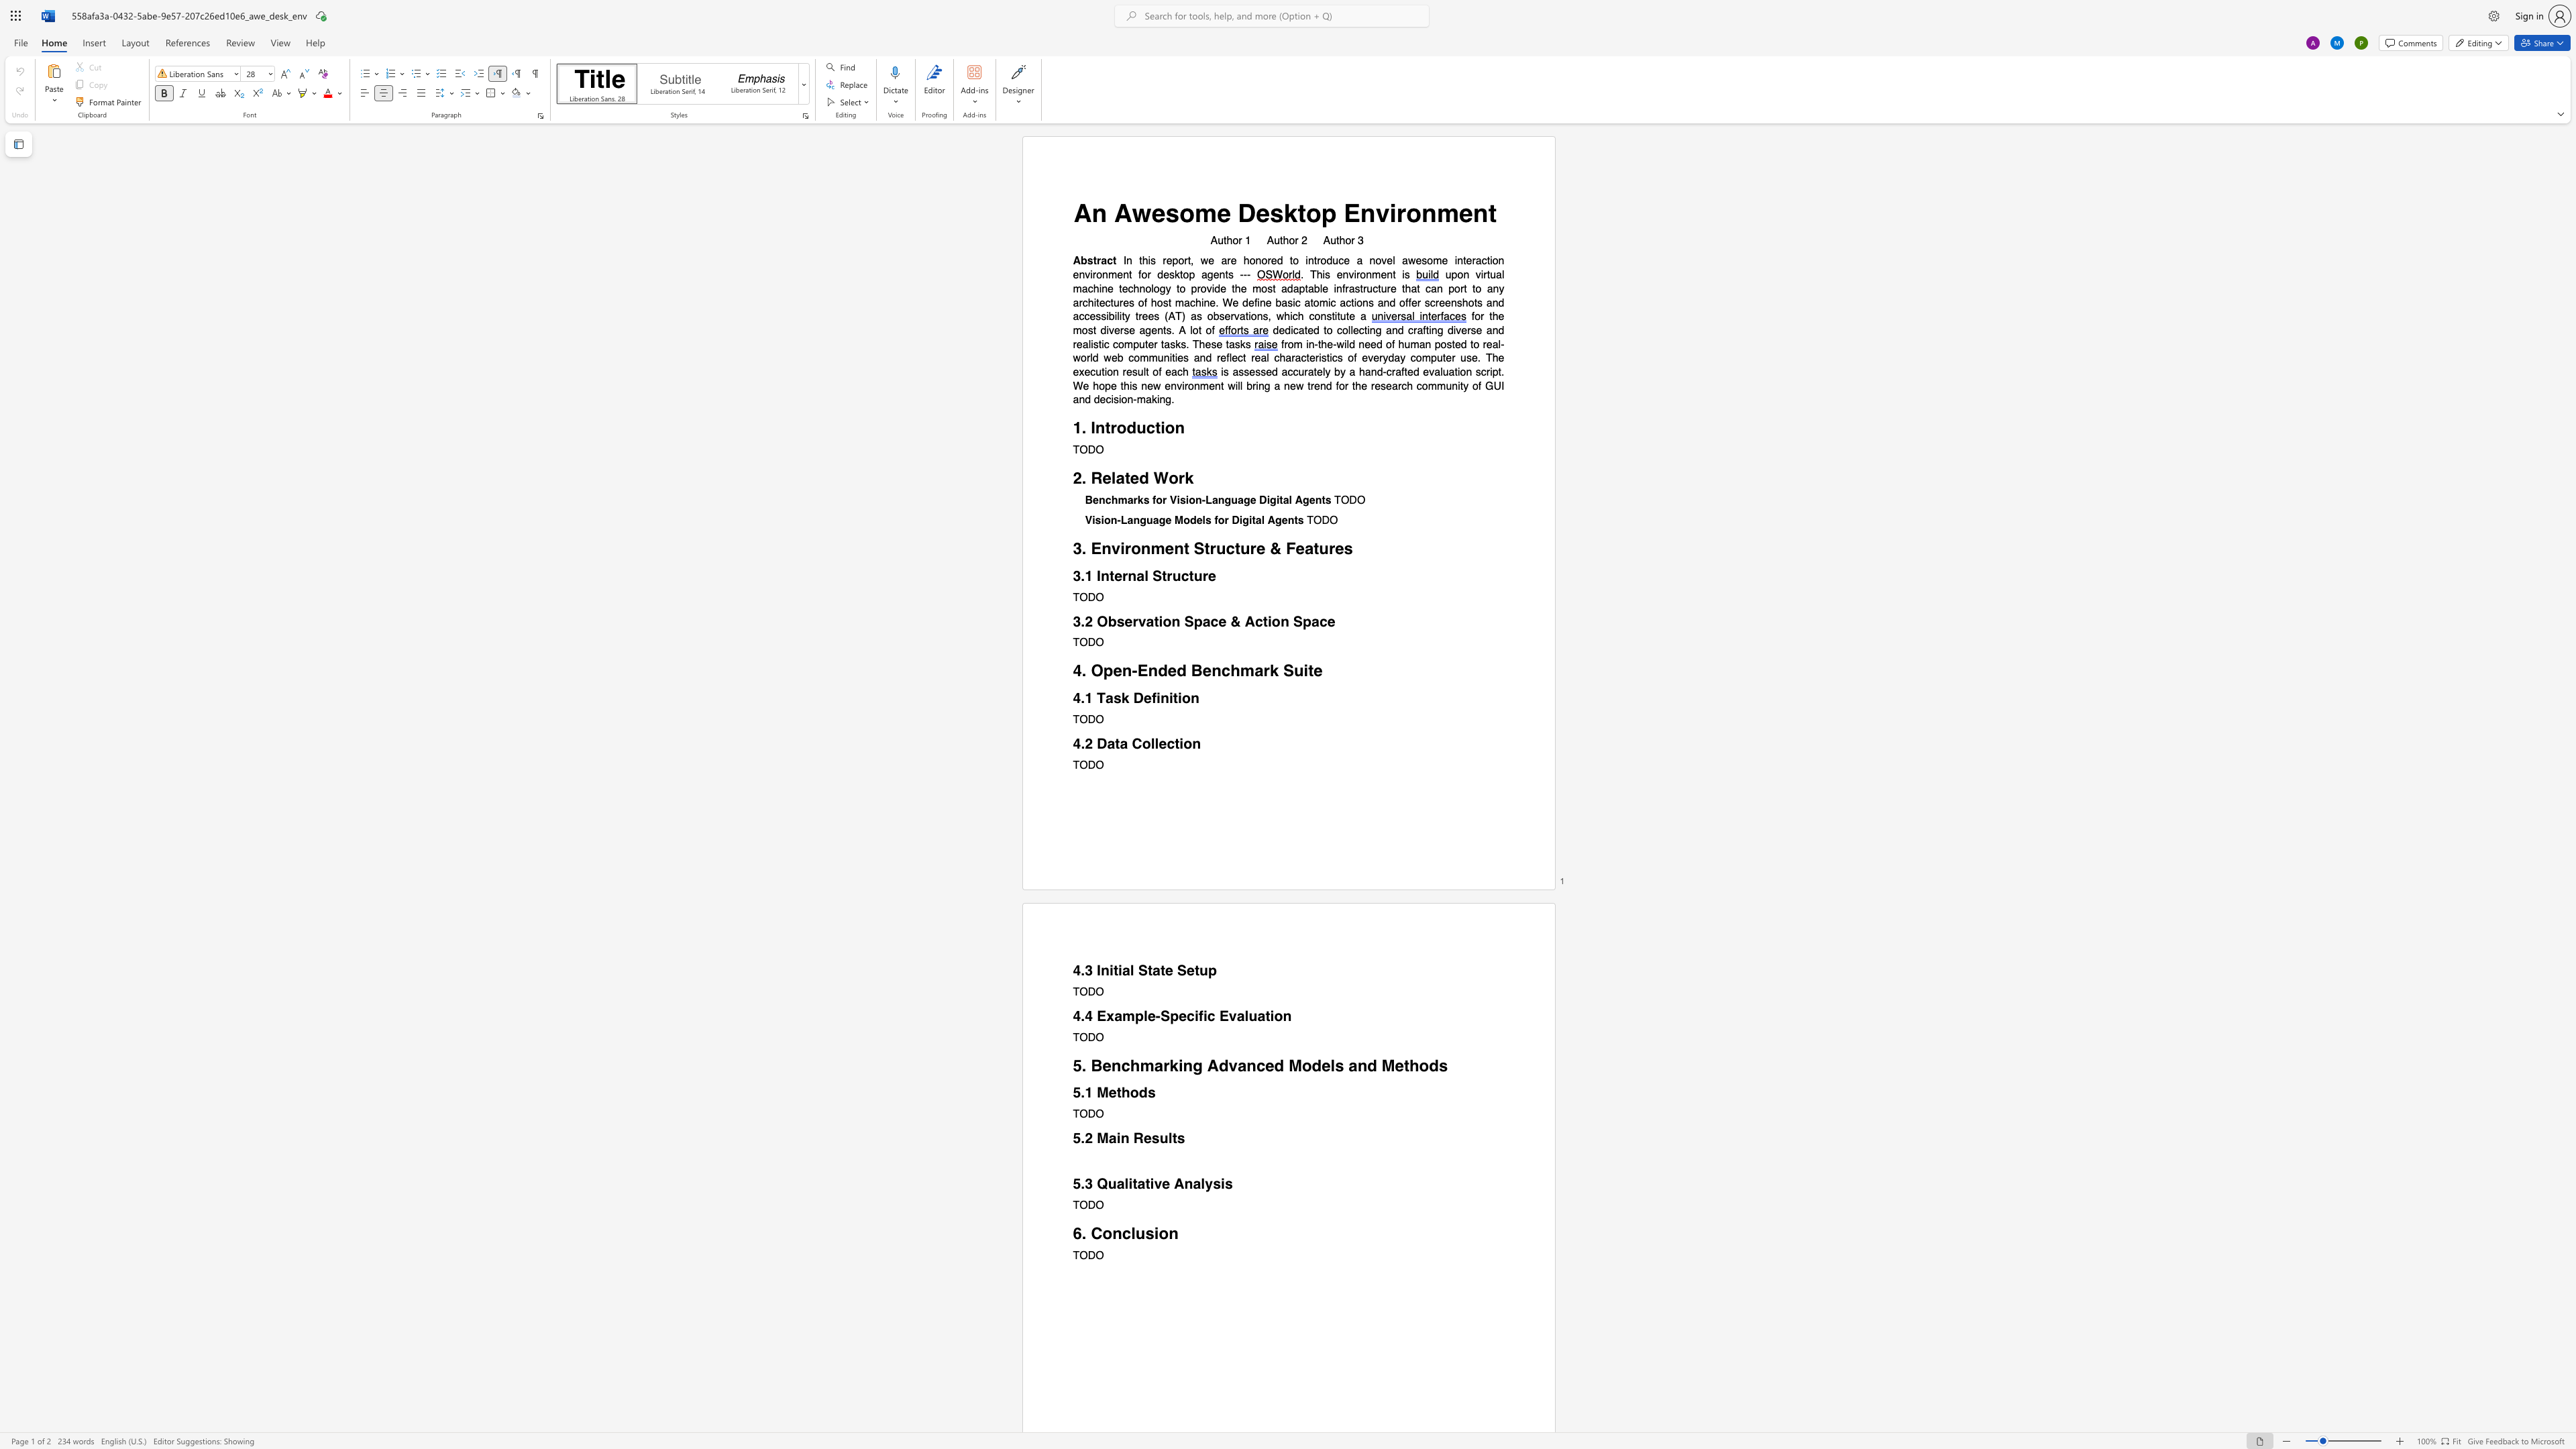 The height and width of the screenshot is (1449, 2576). What do you see at coordinates (1436, 386) in the screenshot?
I see `the space between the continuous character "m" and "m" in the text` at bounding box center [1436, 386].